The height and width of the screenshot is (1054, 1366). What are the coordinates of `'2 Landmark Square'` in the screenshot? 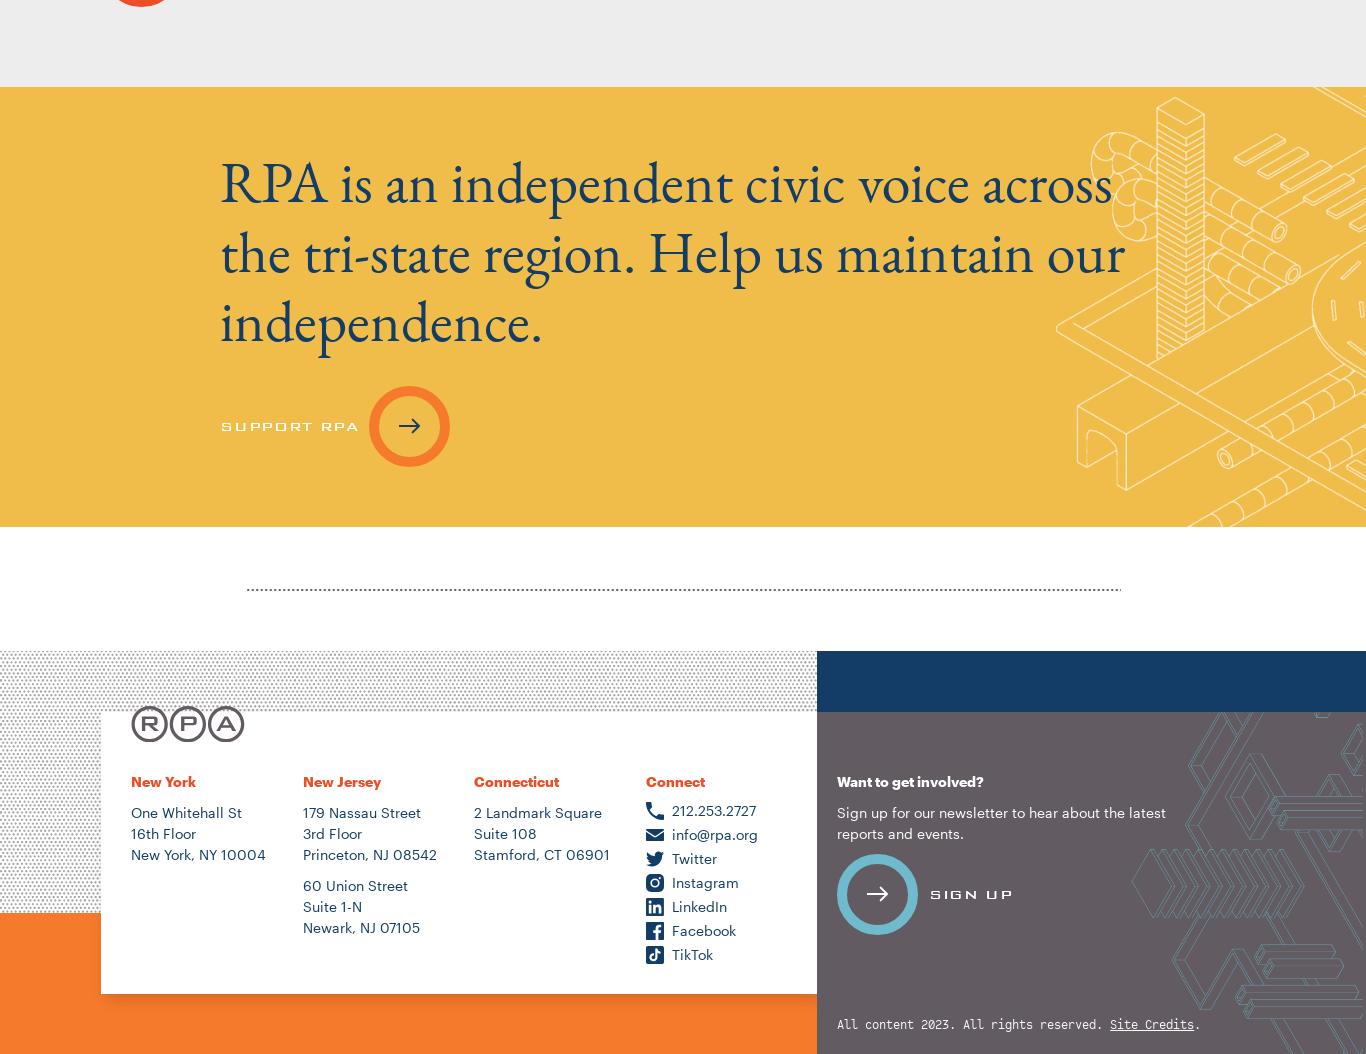 It's located at (538, 810).